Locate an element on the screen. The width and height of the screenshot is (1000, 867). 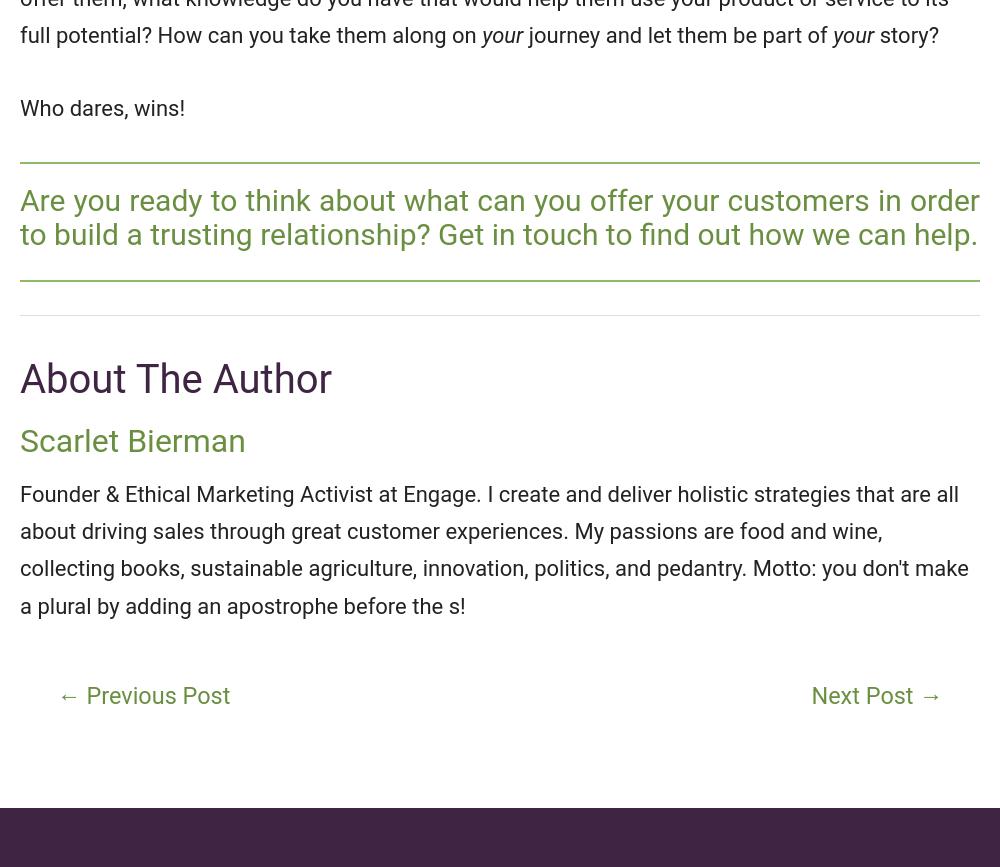
'Are you ready to think about what can you offer your customers in order to build a trusting relationship?' is located at coordinates (500, 217).